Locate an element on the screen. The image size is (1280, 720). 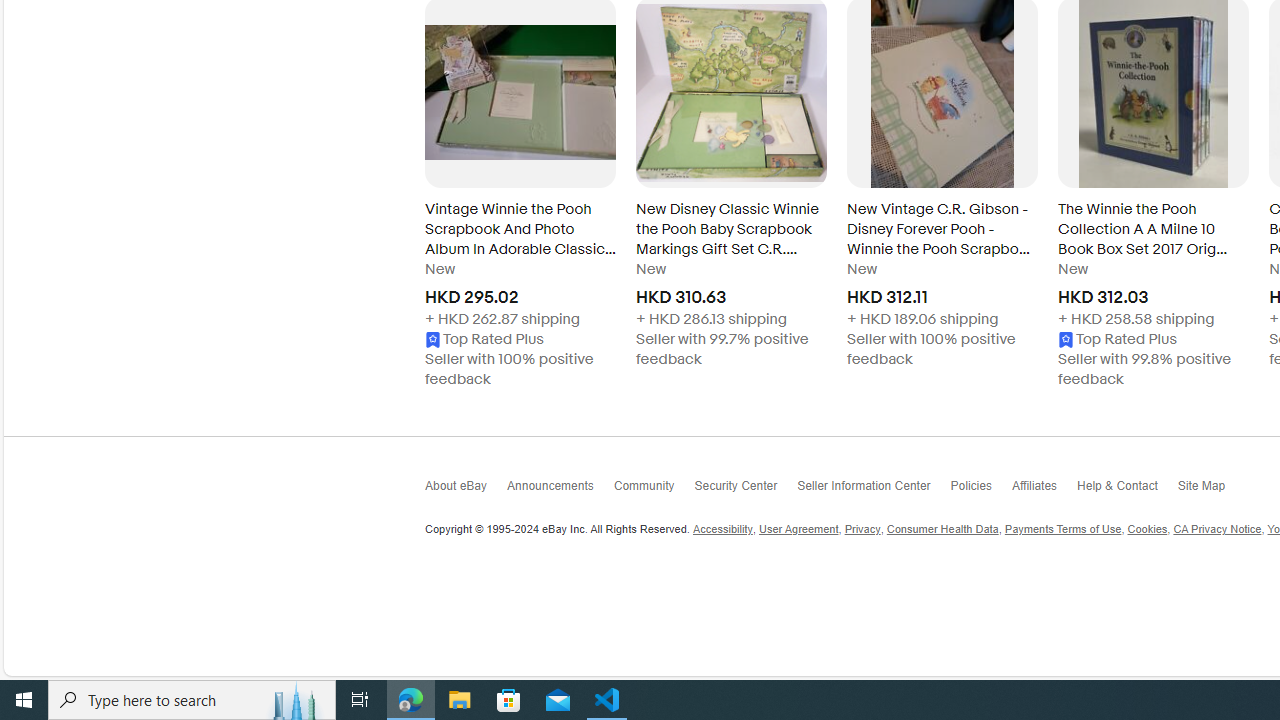
'Go to the previous slide, Explore related items - Carousel' is located at coordinates (424, 197).